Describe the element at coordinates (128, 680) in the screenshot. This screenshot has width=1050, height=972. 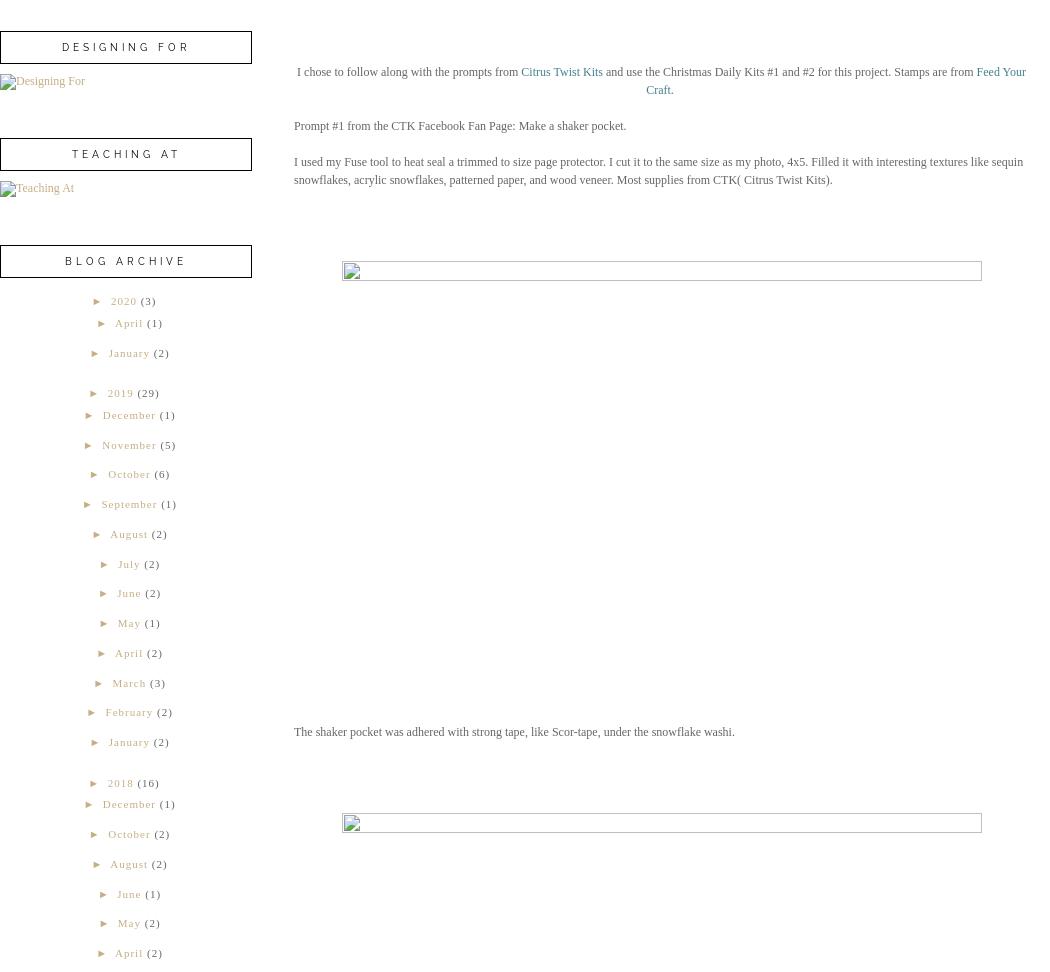
I see `'March'` at that location.